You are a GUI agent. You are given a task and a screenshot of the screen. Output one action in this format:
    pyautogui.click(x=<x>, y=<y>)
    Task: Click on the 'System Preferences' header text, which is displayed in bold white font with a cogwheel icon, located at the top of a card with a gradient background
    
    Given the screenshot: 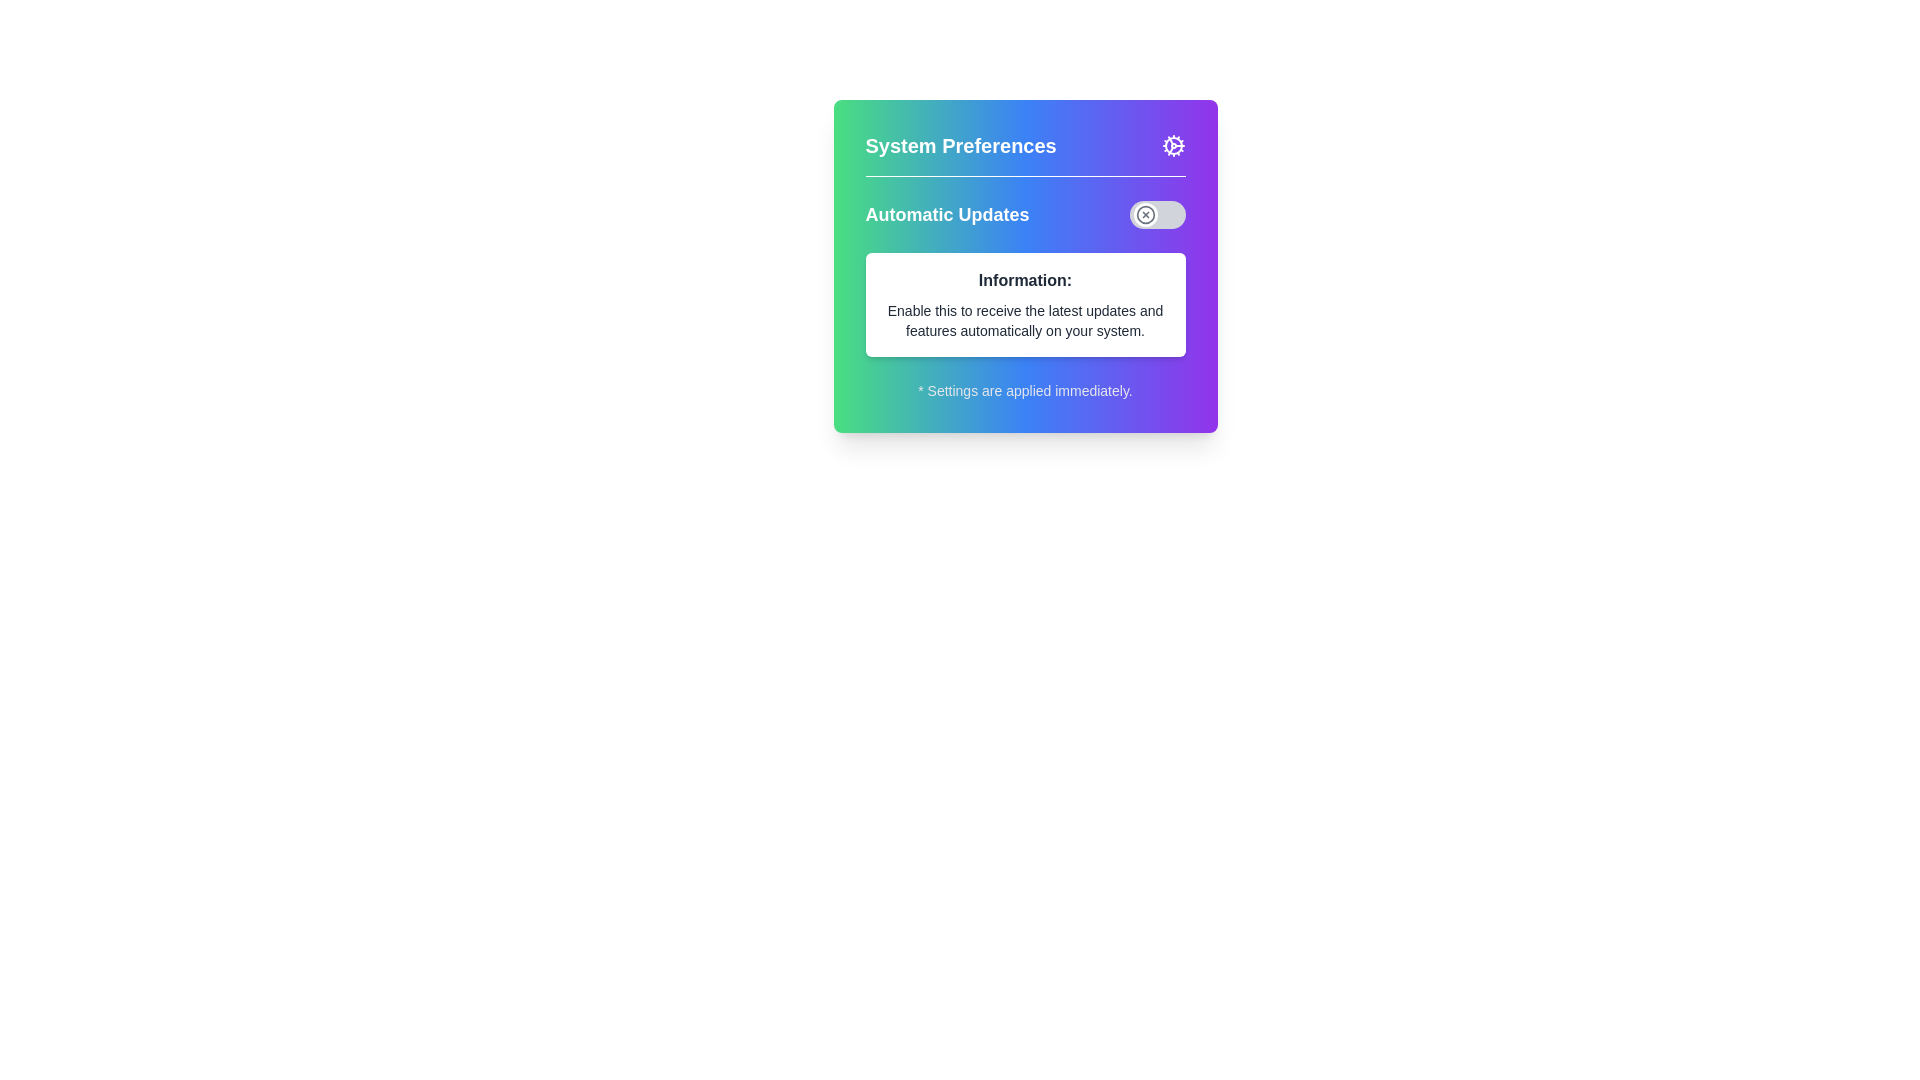 What is the action you would take?
    pyautogui.click(x=1025, y=153)
    